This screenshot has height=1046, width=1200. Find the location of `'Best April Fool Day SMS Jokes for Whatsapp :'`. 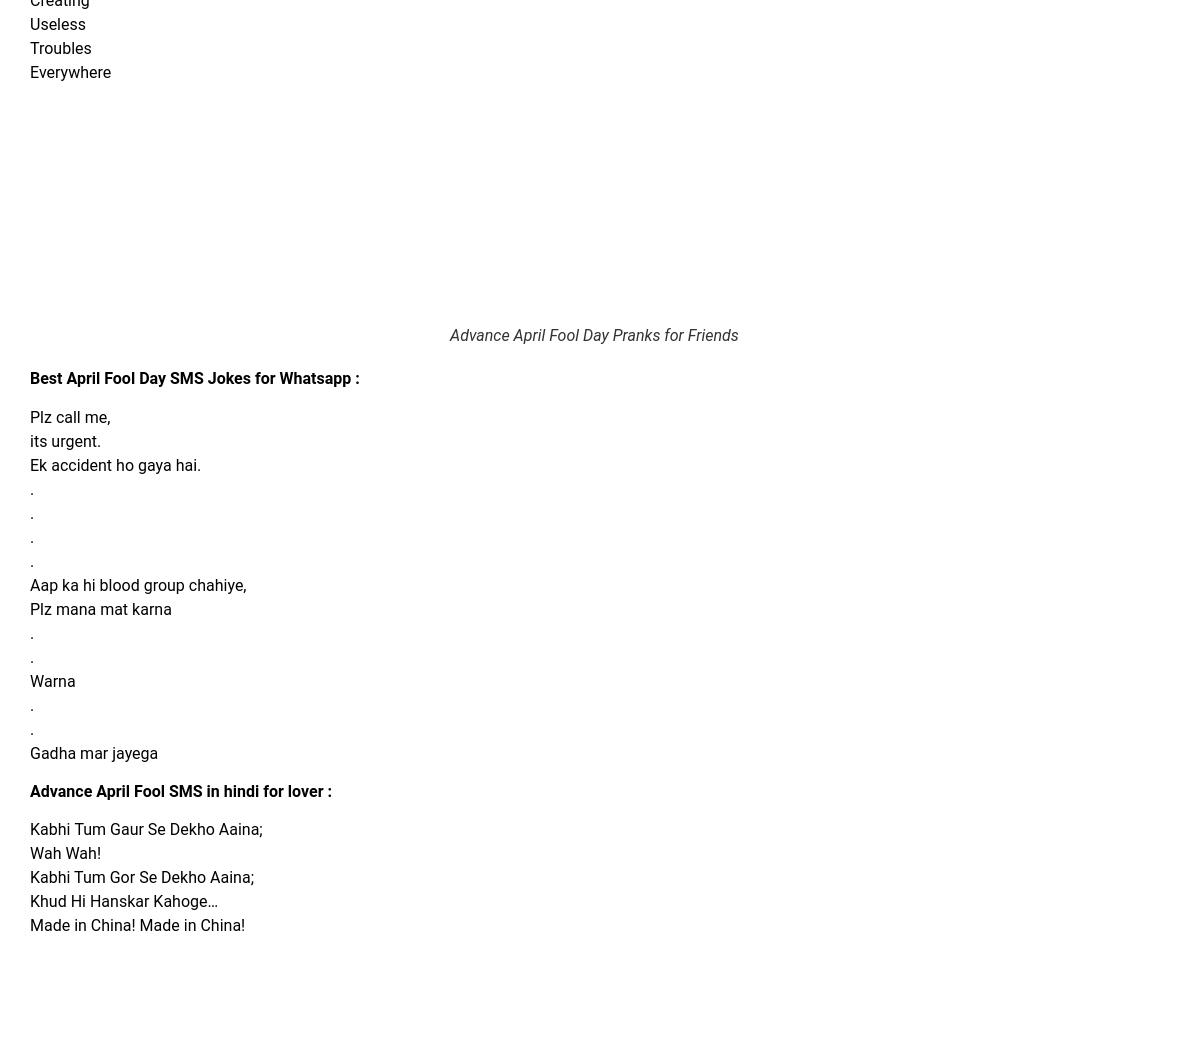

'Best April Fool Day SMS Jokes for Whatsapp :' is located at coordinates (193, 378).